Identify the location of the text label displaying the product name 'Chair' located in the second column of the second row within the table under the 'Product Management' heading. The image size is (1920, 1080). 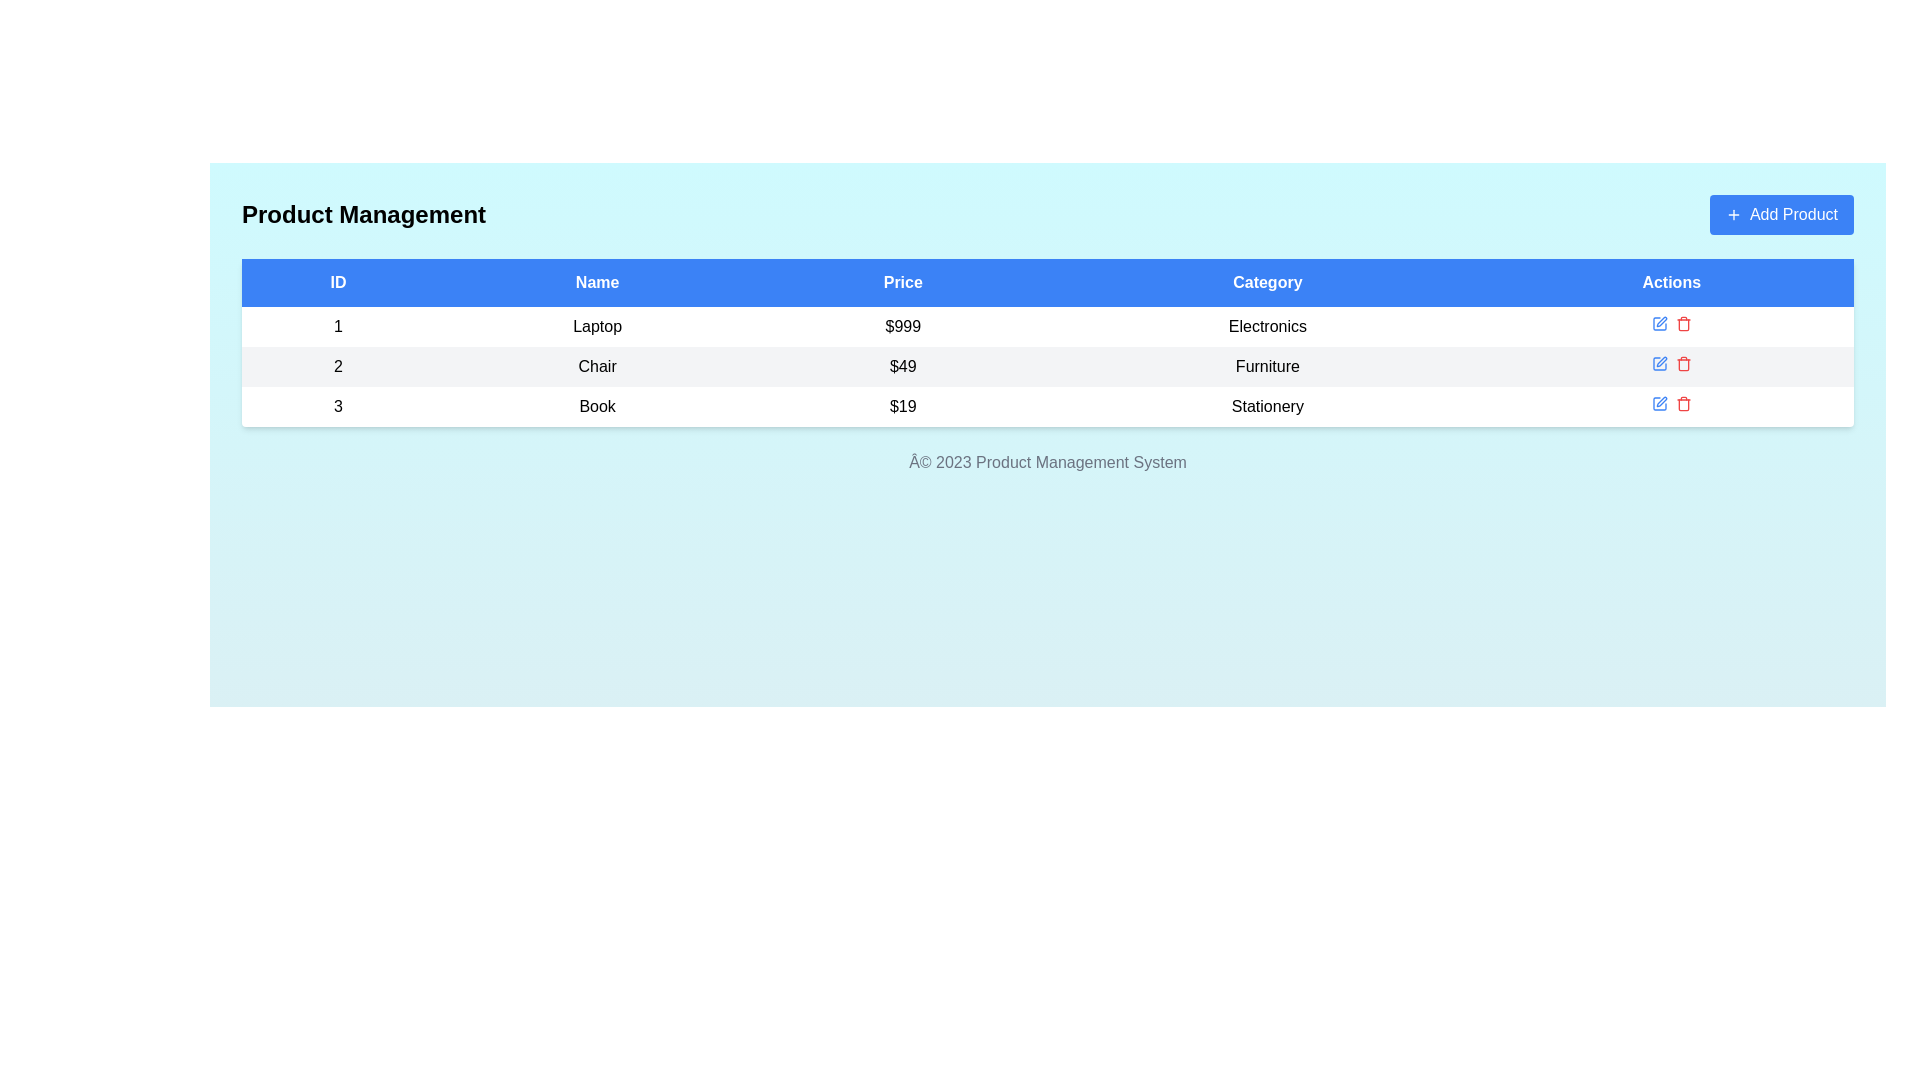
(596, 366).